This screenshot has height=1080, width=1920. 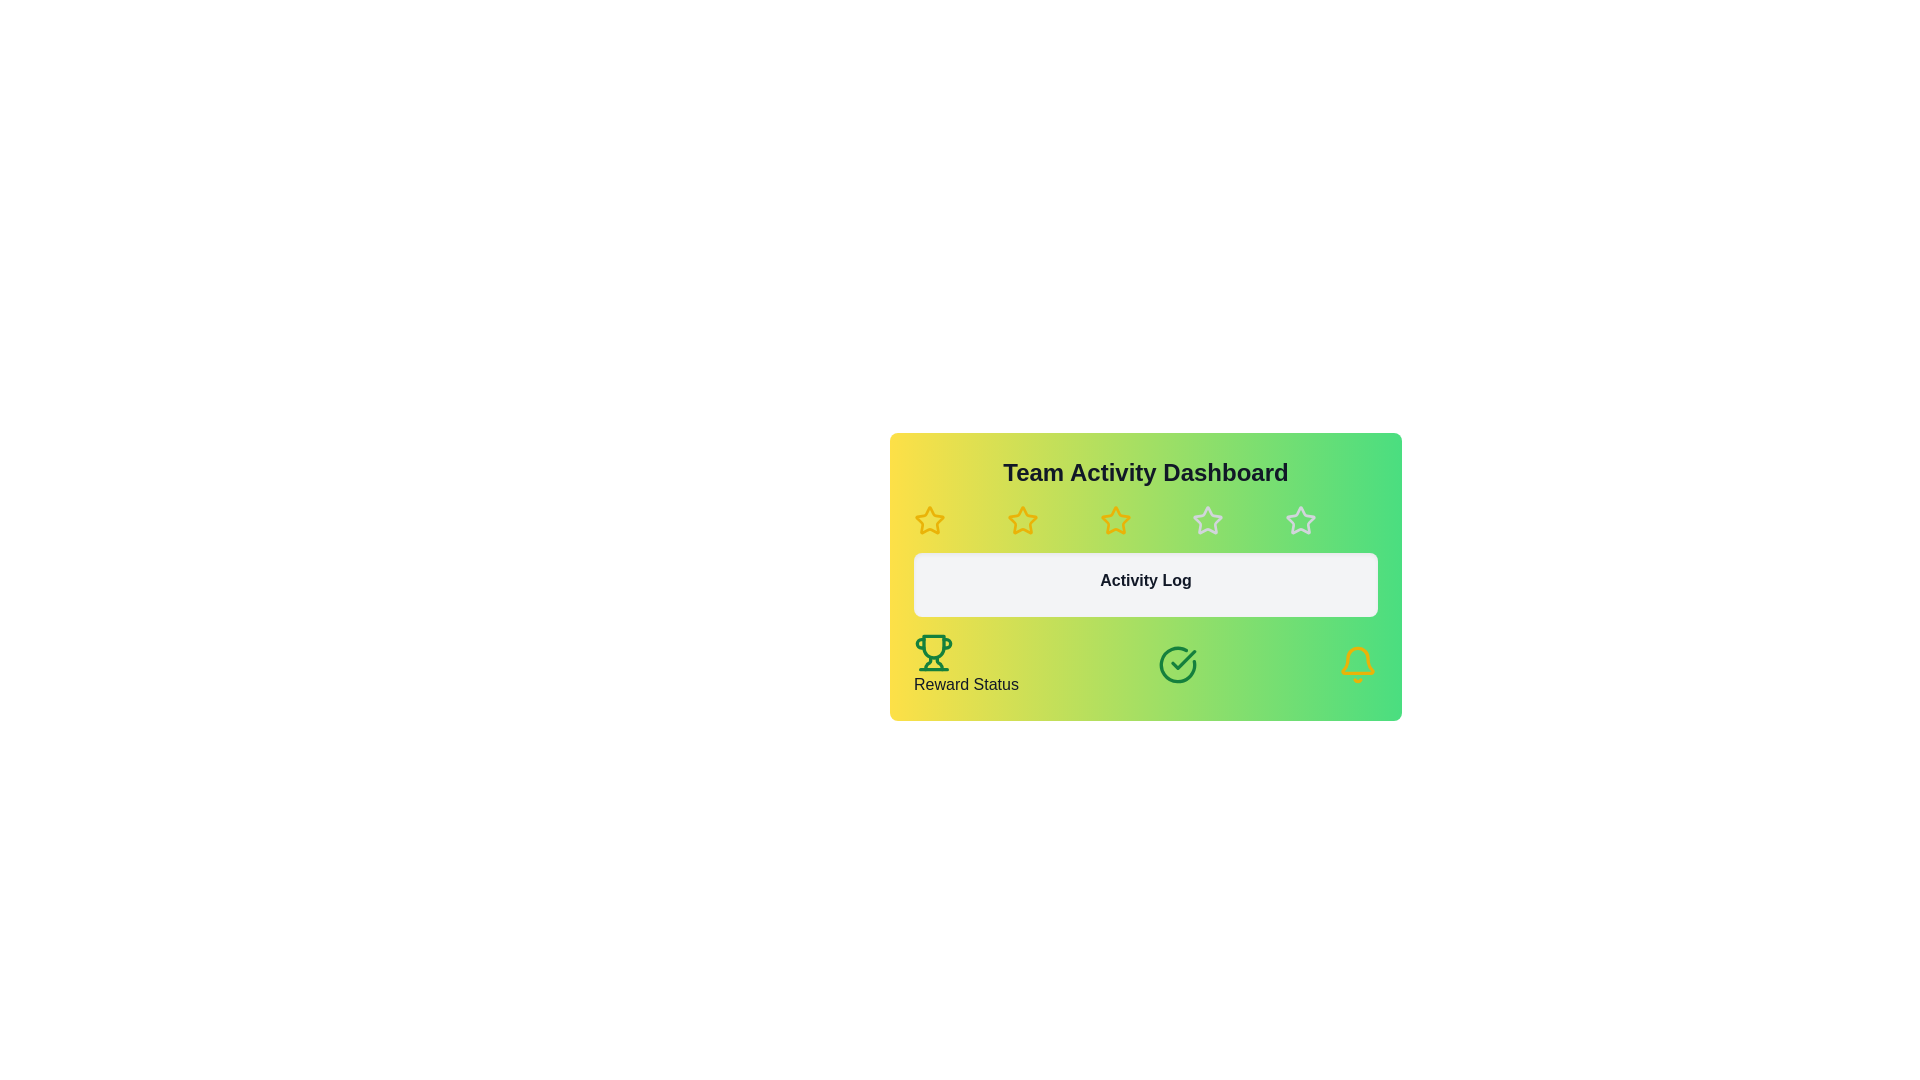 What do you see at coordinates (929, 519) in the screenshot?
I see `the first star-shaped icon with a yellow outline in the header section of the card, located below the 'Team Activity Dashboard' title` at bounding box center [929, 519].